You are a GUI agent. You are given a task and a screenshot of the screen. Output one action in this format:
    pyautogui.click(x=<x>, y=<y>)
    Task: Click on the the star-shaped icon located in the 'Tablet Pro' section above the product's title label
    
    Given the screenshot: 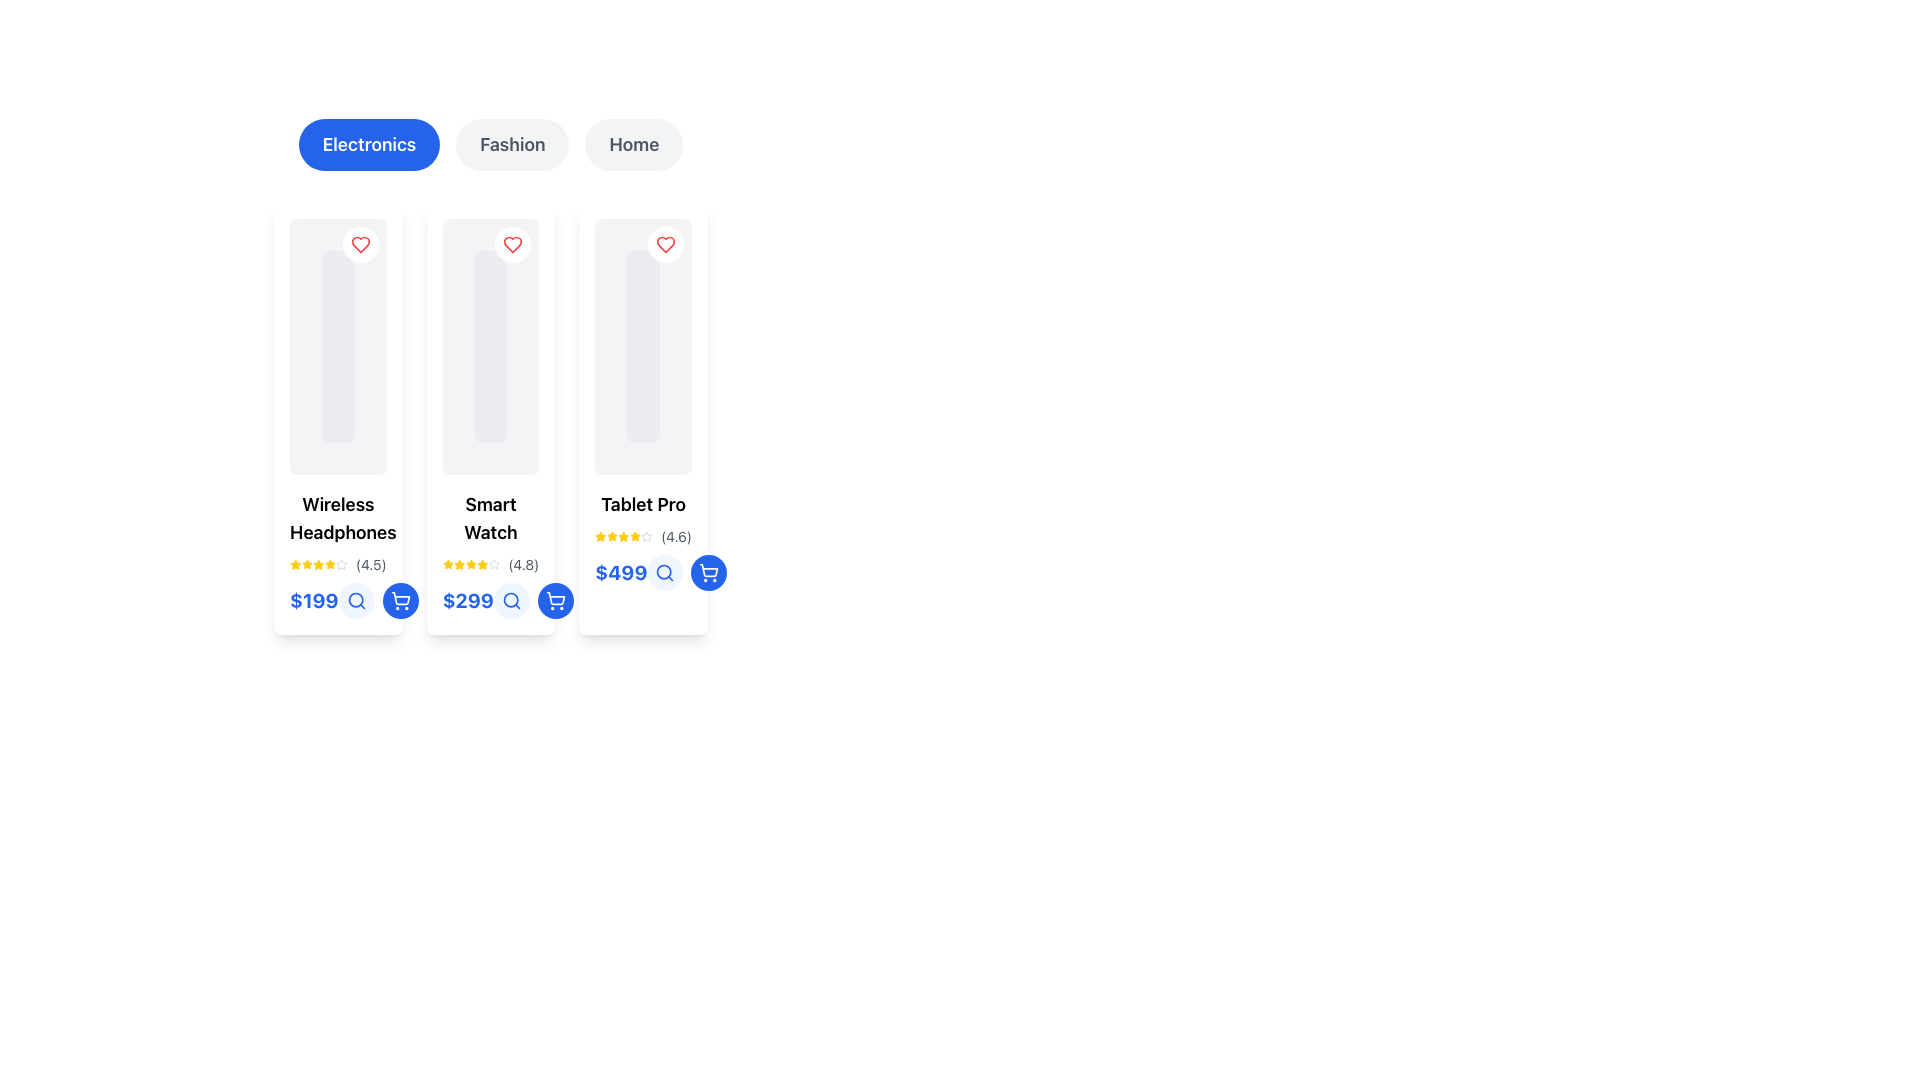 What is the action you would take?
    pyautogui.click(x=647, y=535)
    